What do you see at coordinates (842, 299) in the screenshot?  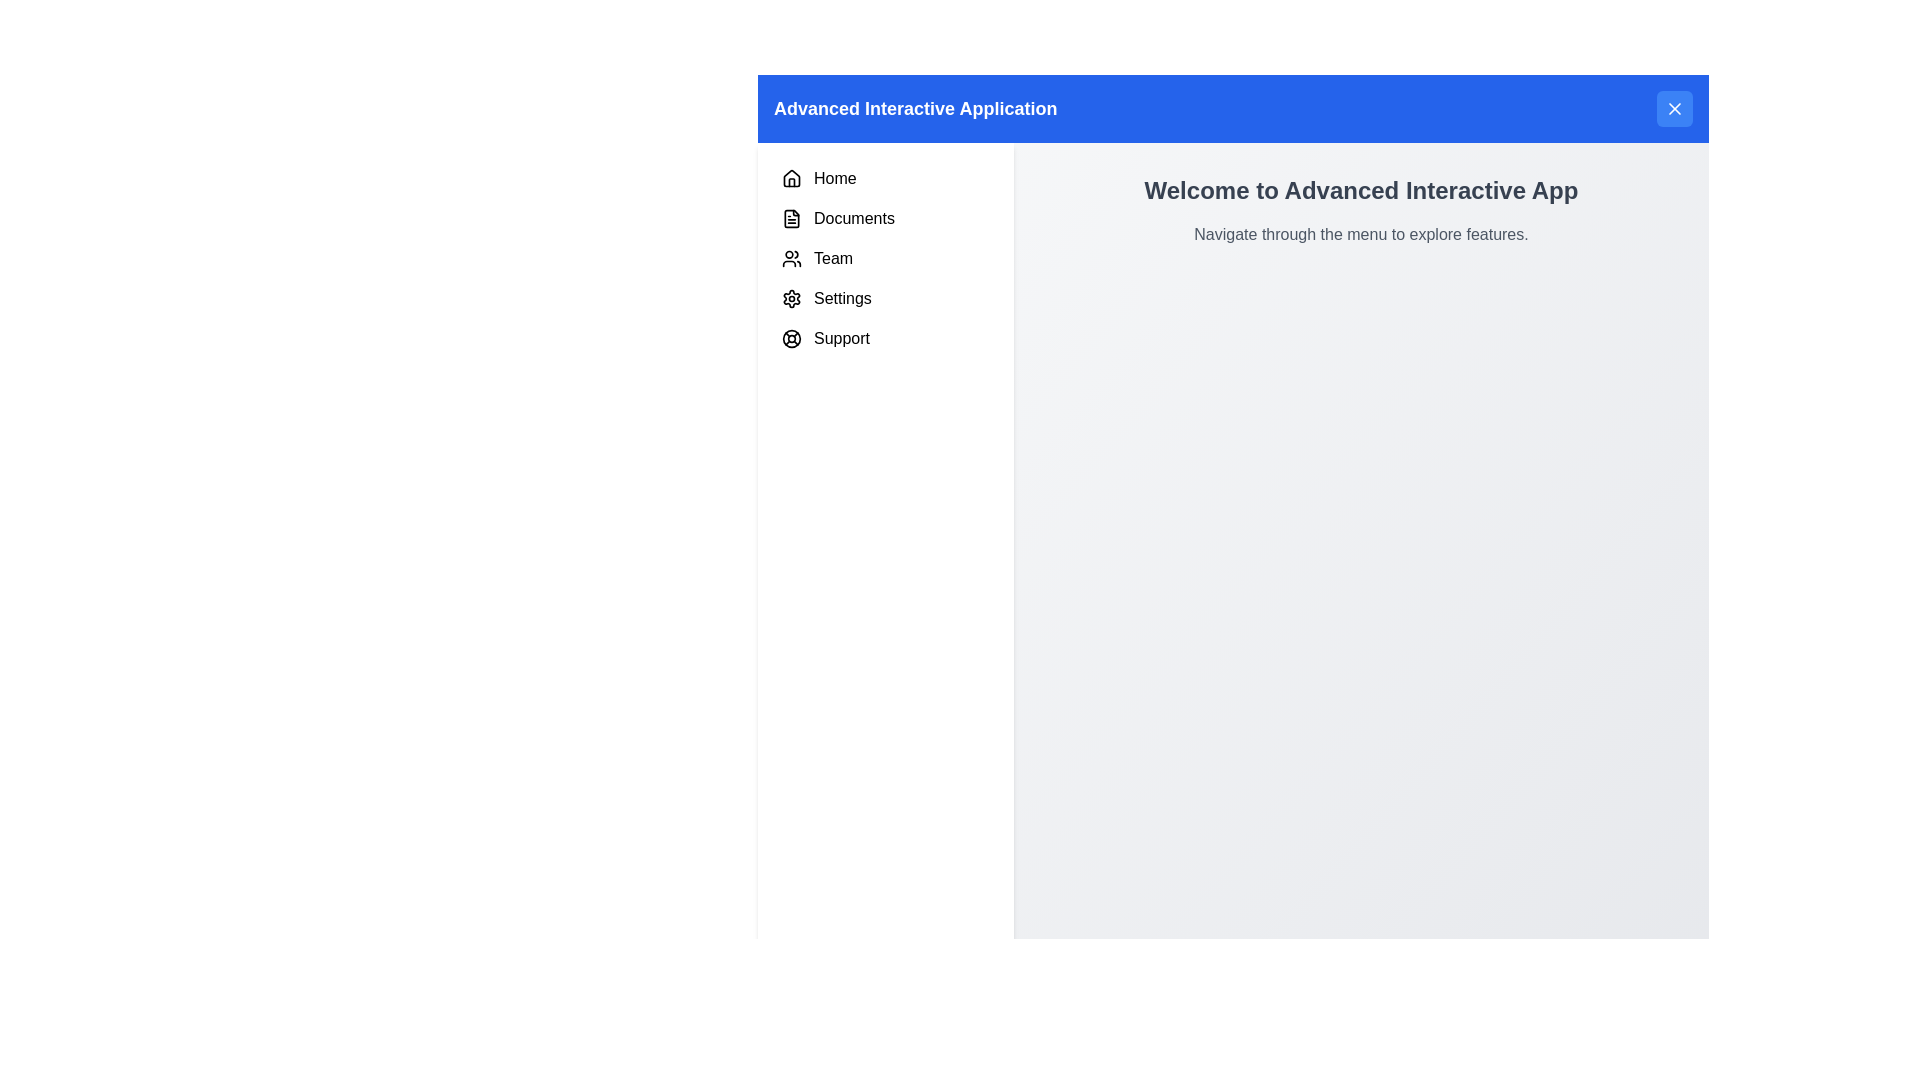 I see `the 'Settings' text label in the vertical side menu, which is positioned fourth from the top, below 'Team' and above 'Support'` at bounding box center [842, 299].